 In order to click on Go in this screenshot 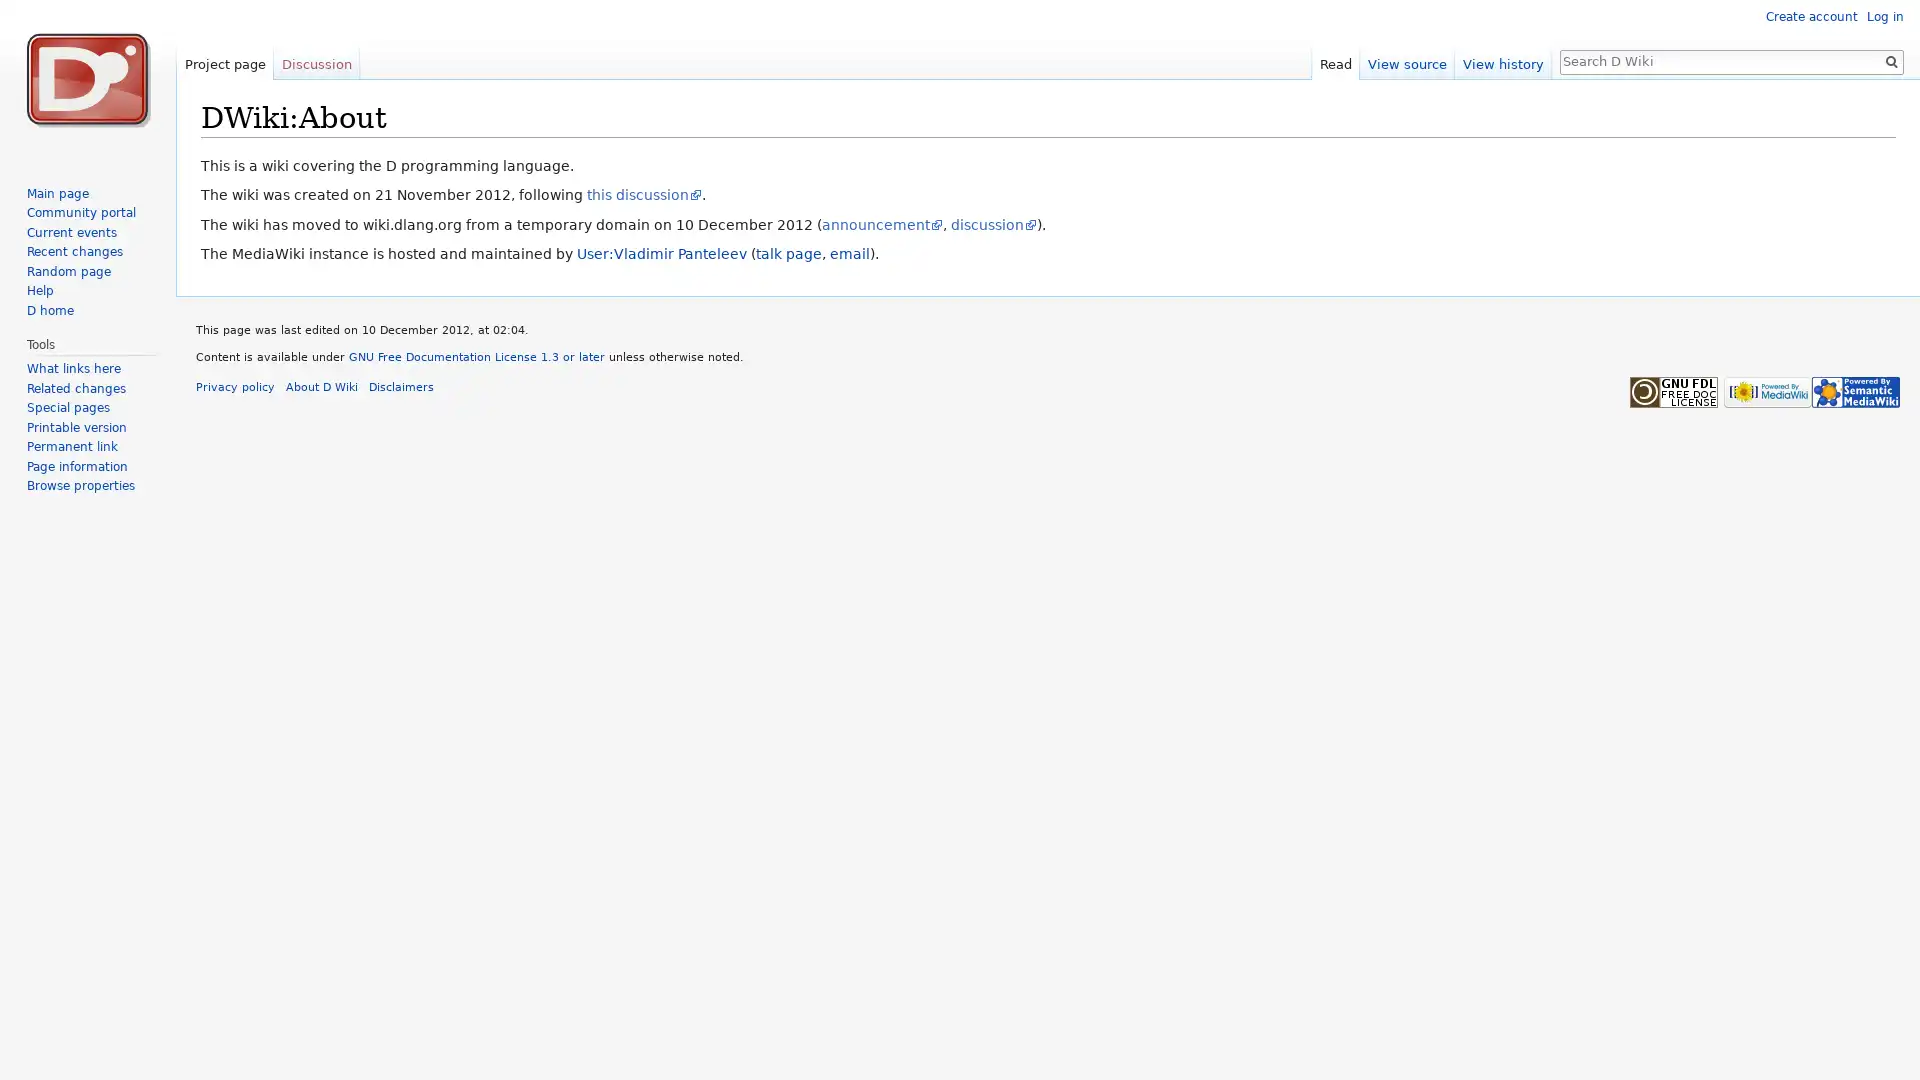, I will do `click(1890, 60)`.